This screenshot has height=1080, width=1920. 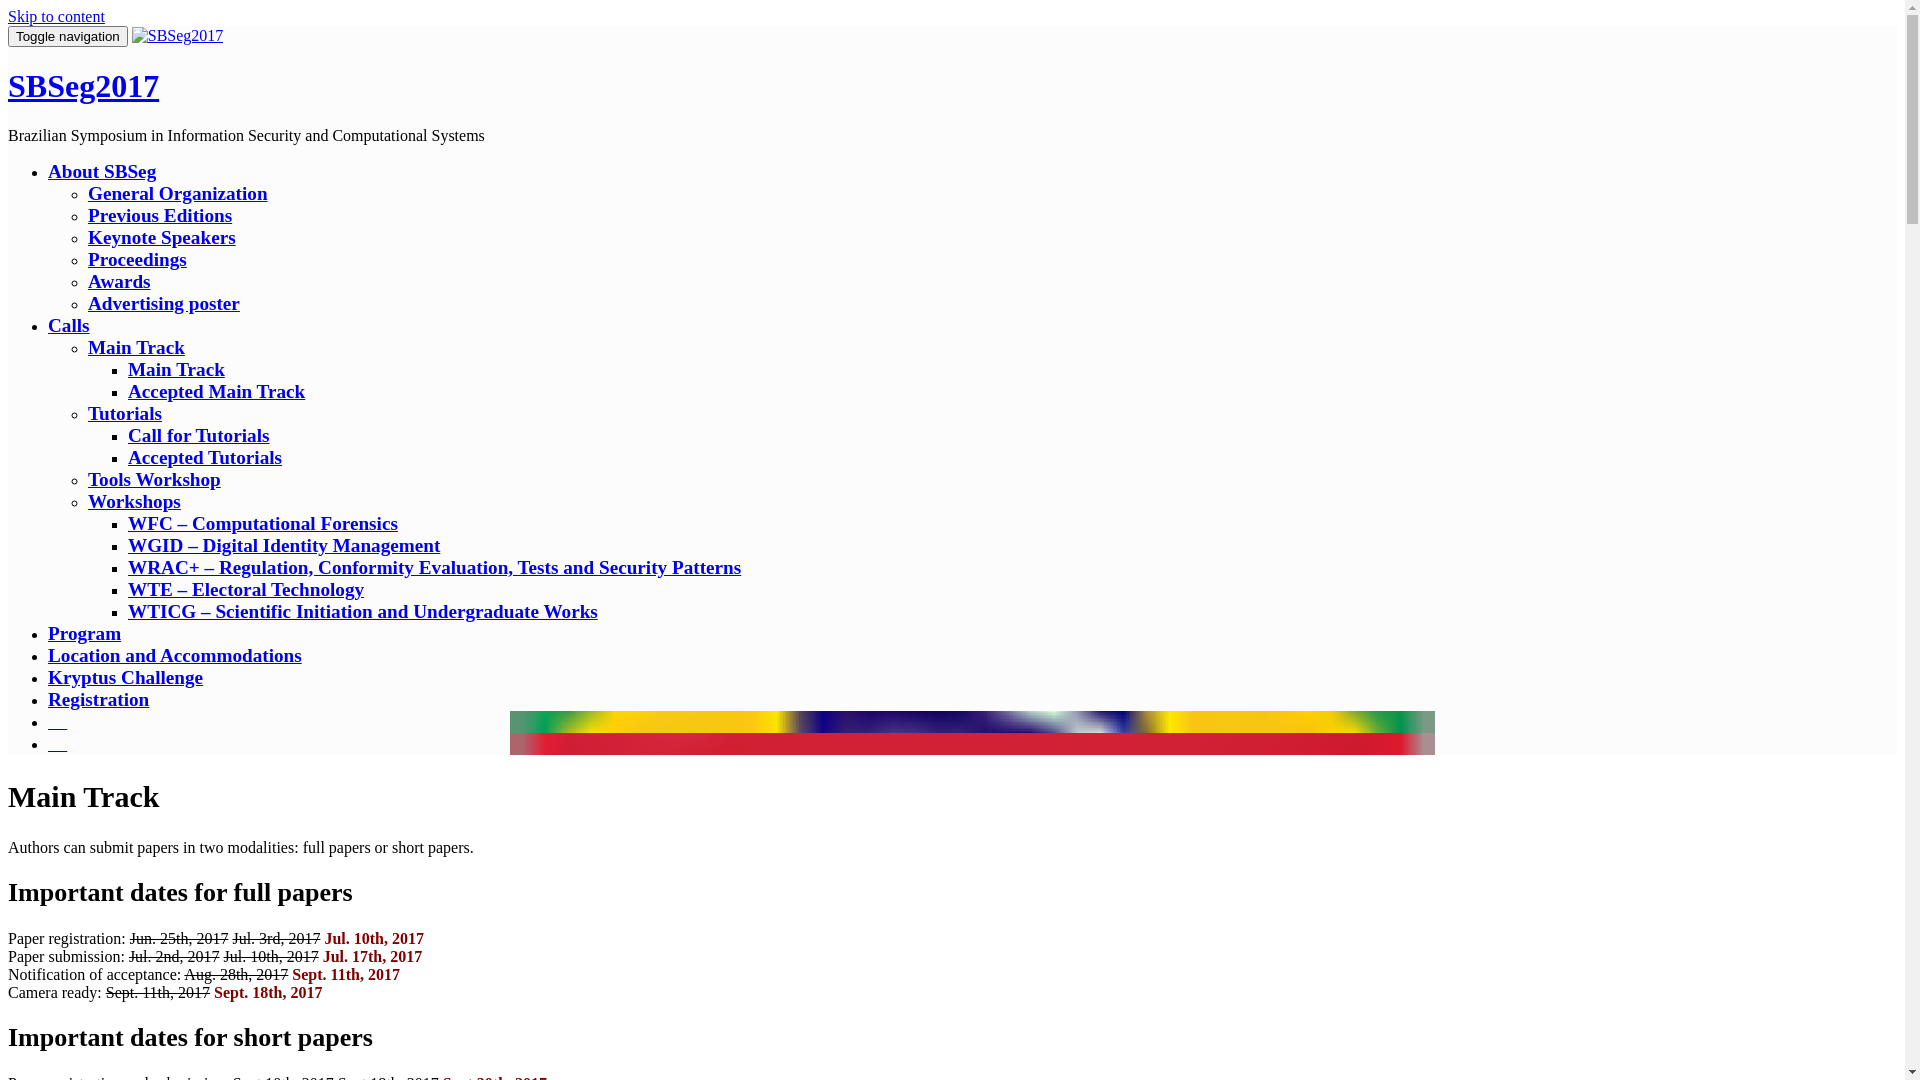 I want to click on 'Accepted Tutorials', so click(x=205, y=457).